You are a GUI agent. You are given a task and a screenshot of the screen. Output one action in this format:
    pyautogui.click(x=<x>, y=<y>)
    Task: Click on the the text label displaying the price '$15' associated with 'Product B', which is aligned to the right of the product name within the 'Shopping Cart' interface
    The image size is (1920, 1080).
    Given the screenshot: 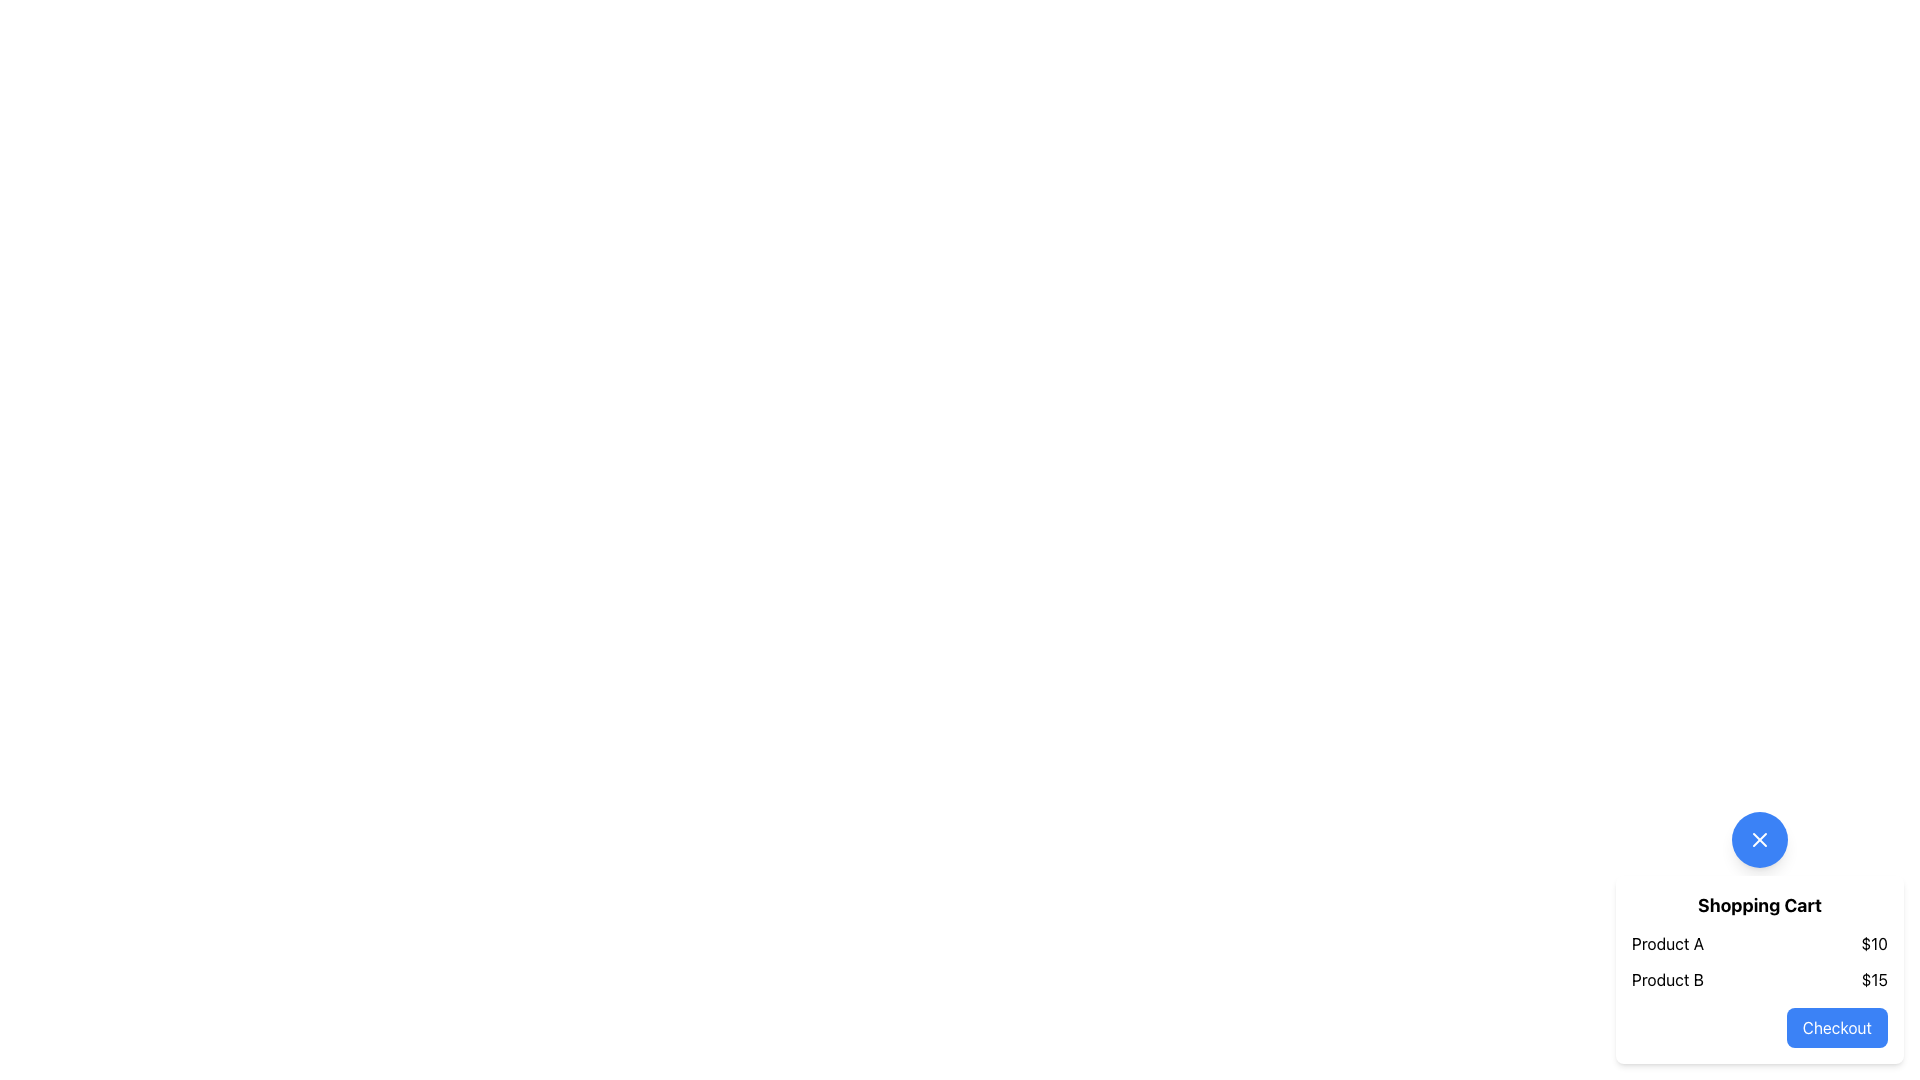 What is the action you would take?
    pyautogui.click(x=1873, y=978)
    